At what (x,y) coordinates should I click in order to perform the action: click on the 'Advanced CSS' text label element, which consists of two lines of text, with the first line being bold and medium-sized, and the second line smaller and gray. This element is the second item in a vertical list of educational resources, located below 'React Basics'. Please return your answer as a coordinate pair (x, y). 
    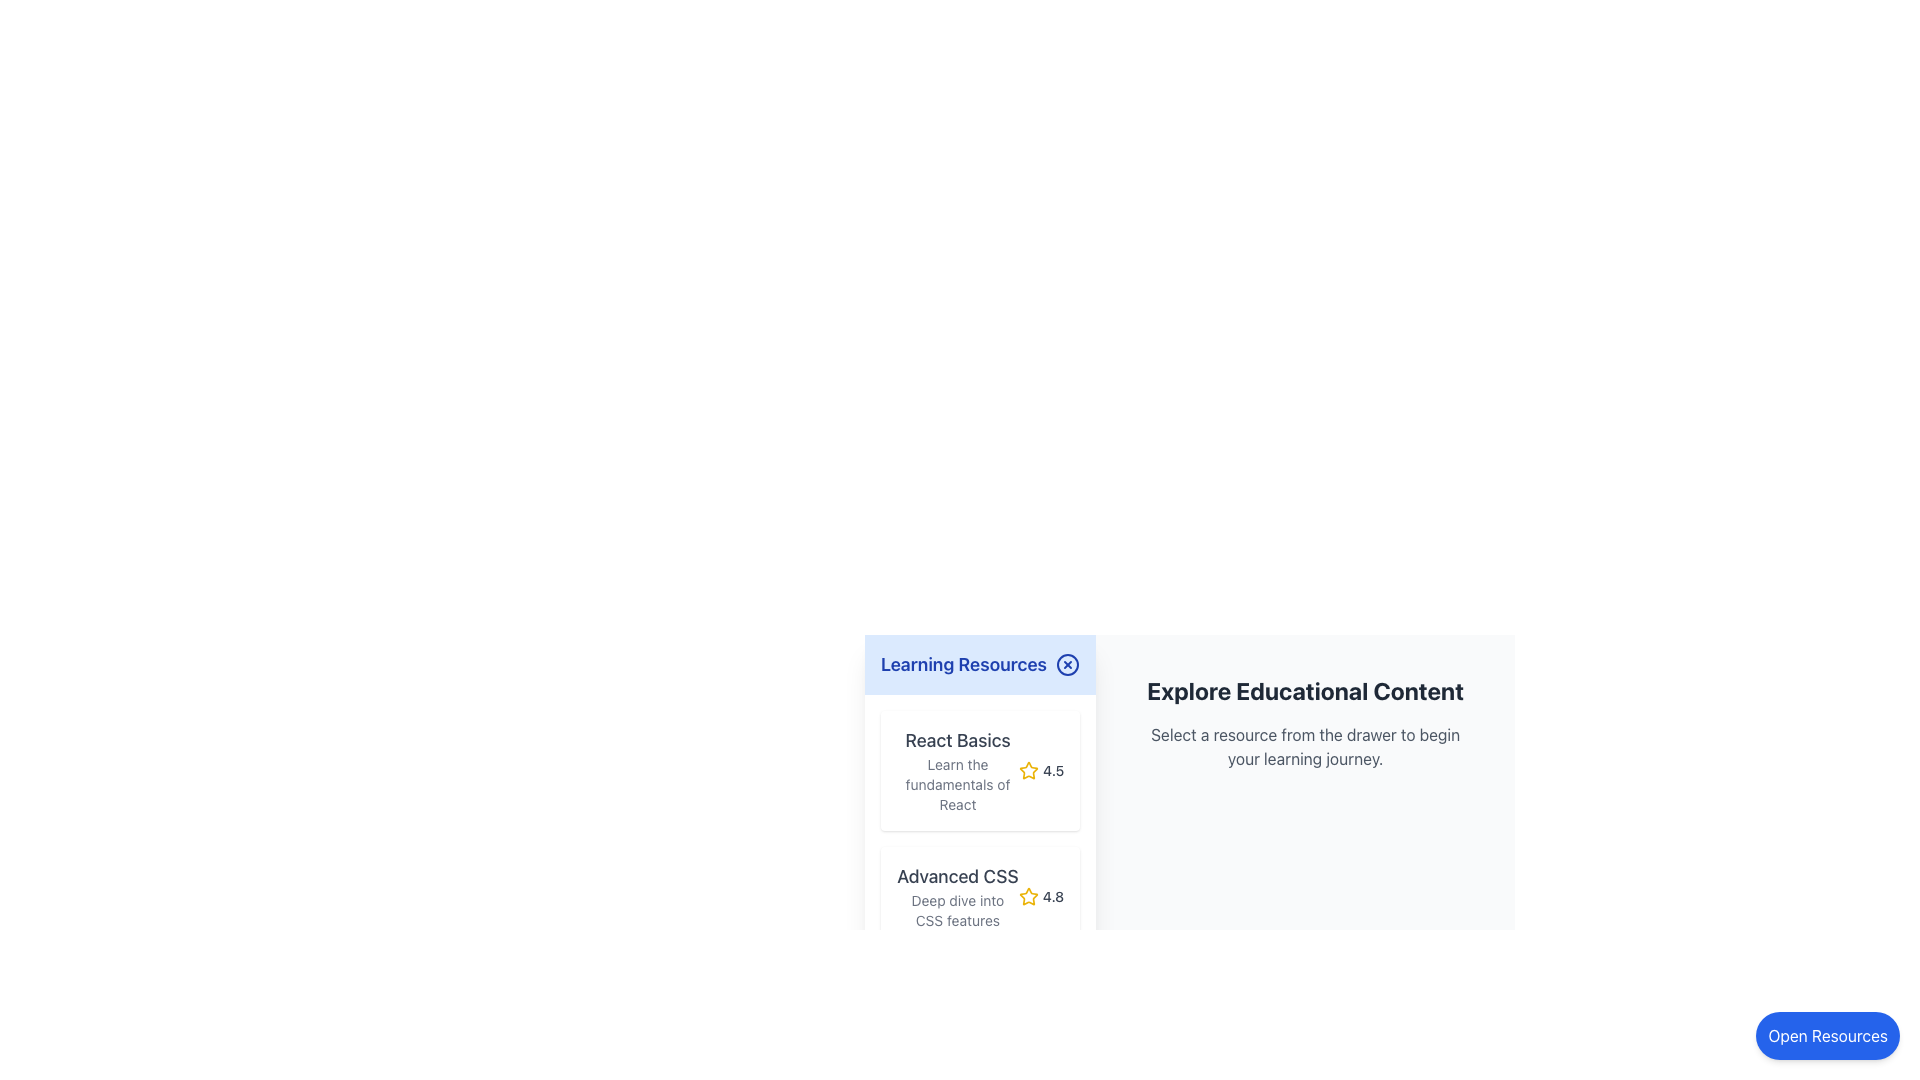
    Looking at the image, I should click on (956, 896).